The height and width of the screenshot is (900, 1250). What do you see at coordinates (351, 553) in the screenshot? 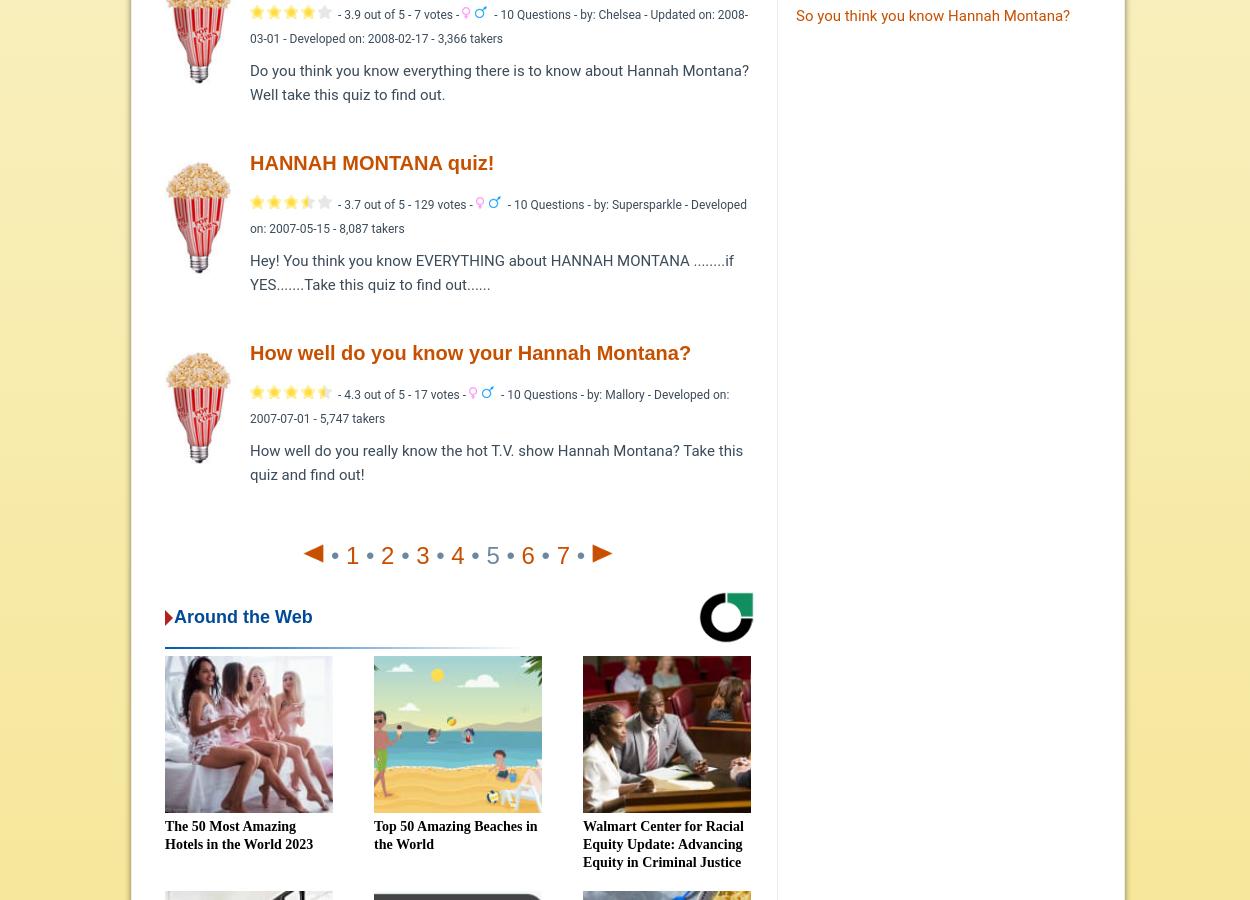
I see `'1'` at bounding box center [351, 553].